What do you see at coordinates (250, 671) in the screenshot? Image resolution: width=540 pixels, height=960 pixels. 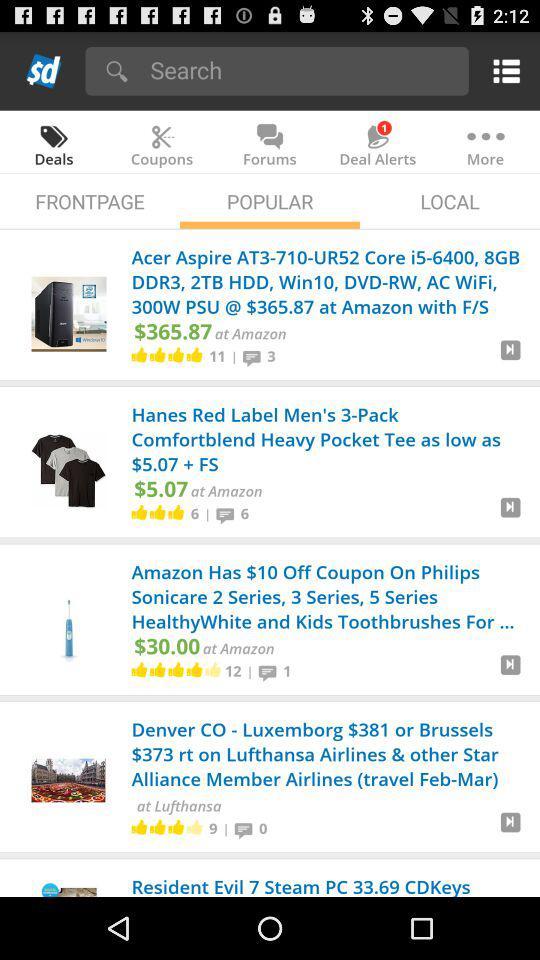 I see `the item below at amazon icon` at bounding box center [250, 671].